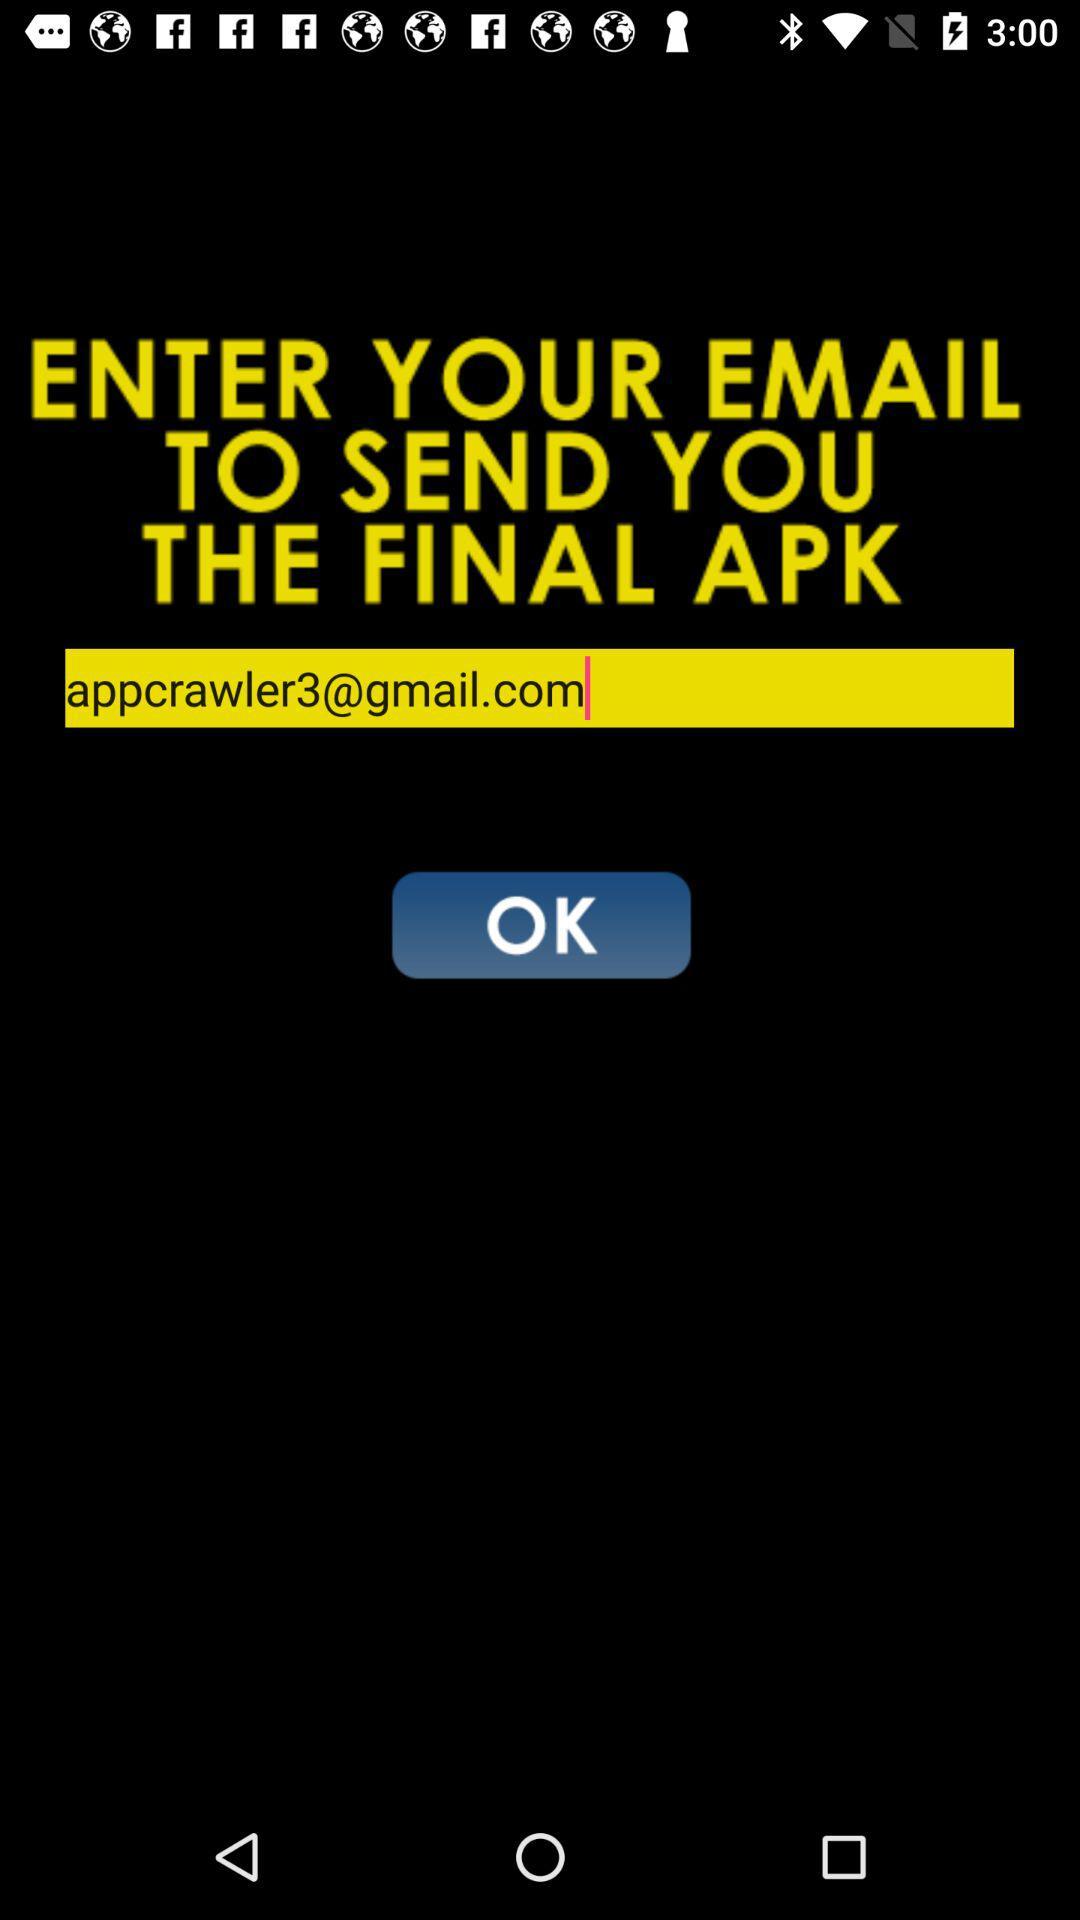 The height and width of the screenshot is (1920, 1080). I want to click on ok, so click(540, 923).